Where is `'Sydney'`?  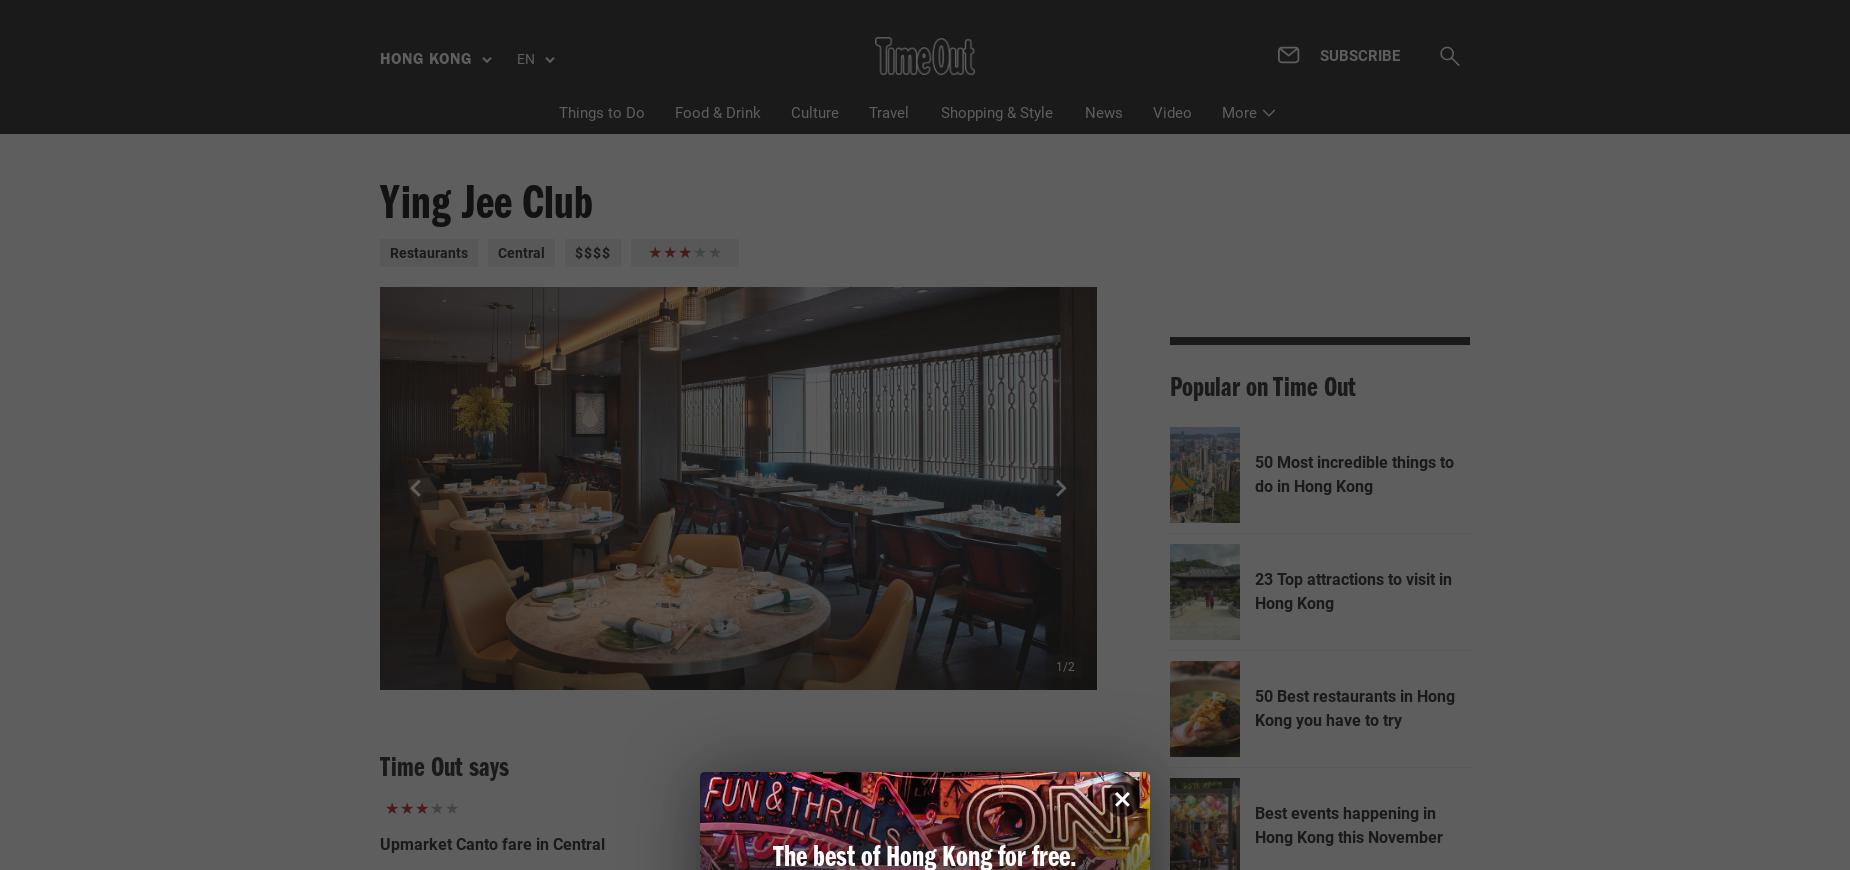
'Sydney' is located at coordinates (435, 370).